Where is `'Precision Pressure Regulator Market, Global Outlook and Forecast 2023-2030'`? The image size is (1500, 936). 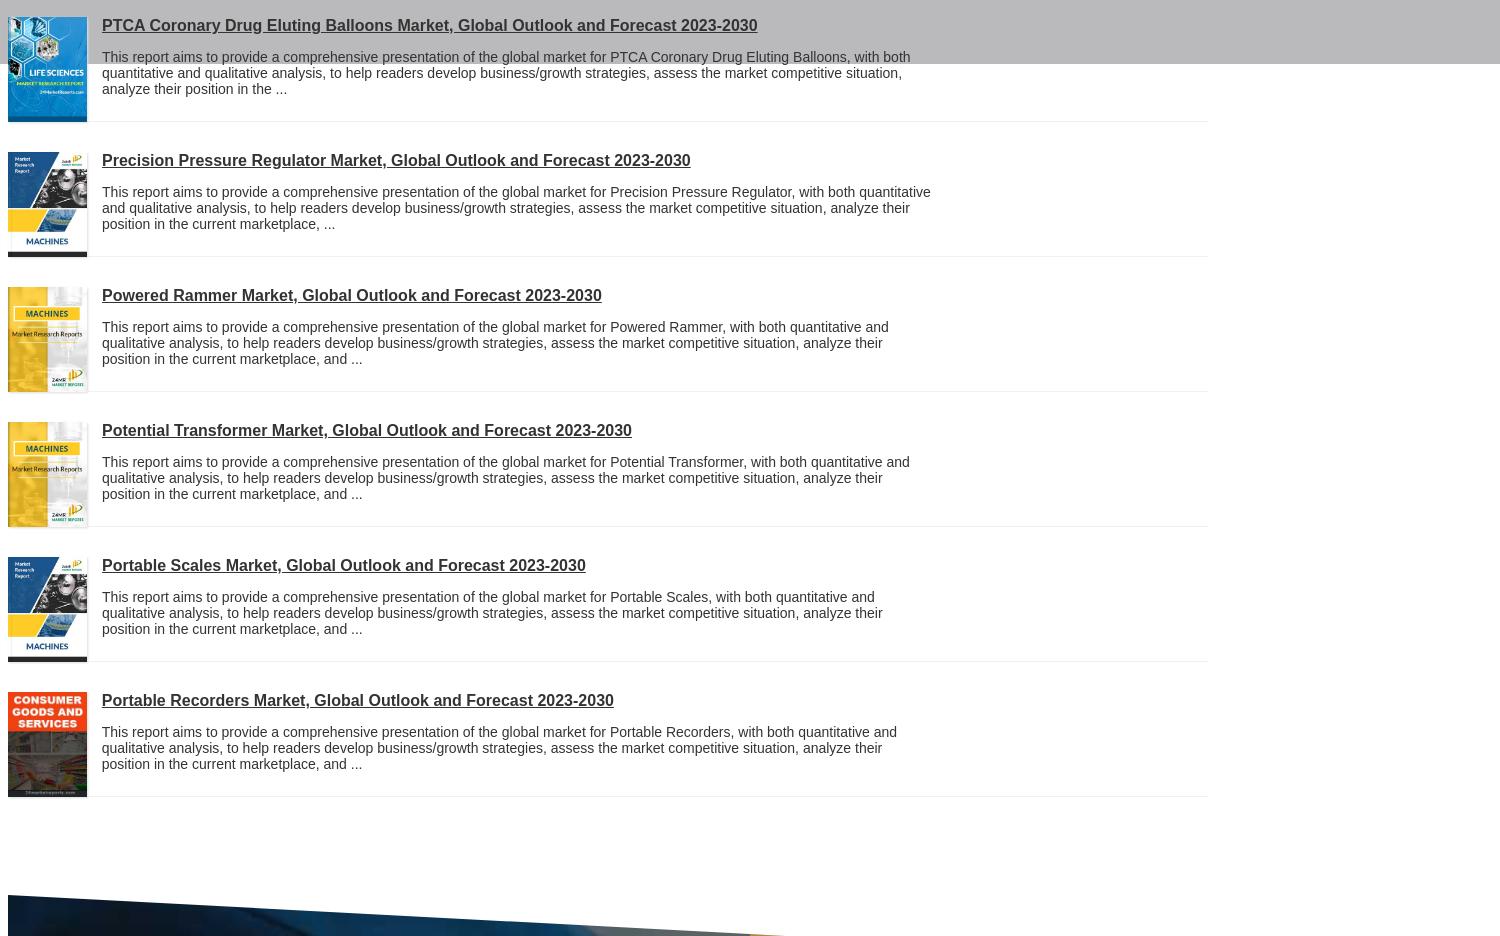
'Precision Pressure Regulator Market, Global Outlook and Forecast 2023-2030' is located at coordinates (396, 159).